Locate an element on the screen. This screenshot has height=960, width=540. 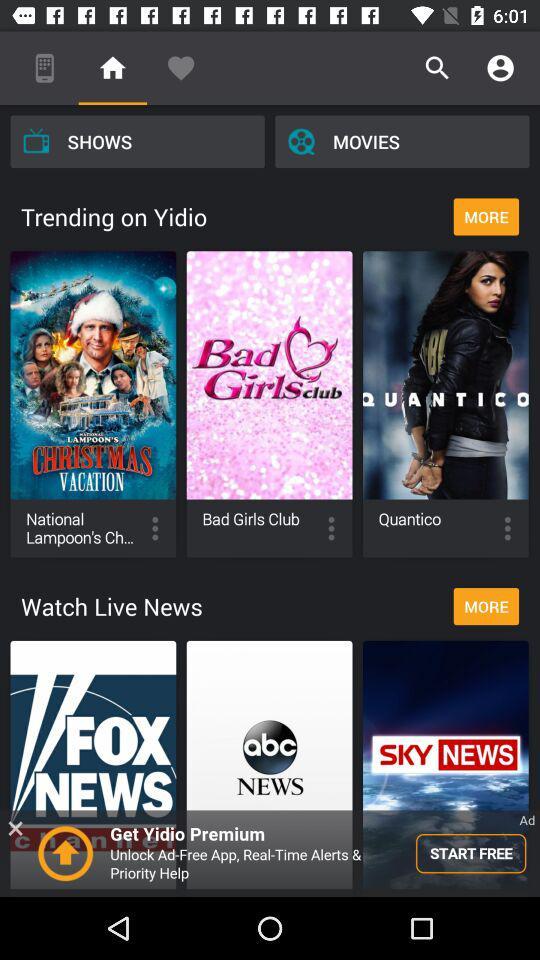
item above shows item is located at coordinates (112, 68).